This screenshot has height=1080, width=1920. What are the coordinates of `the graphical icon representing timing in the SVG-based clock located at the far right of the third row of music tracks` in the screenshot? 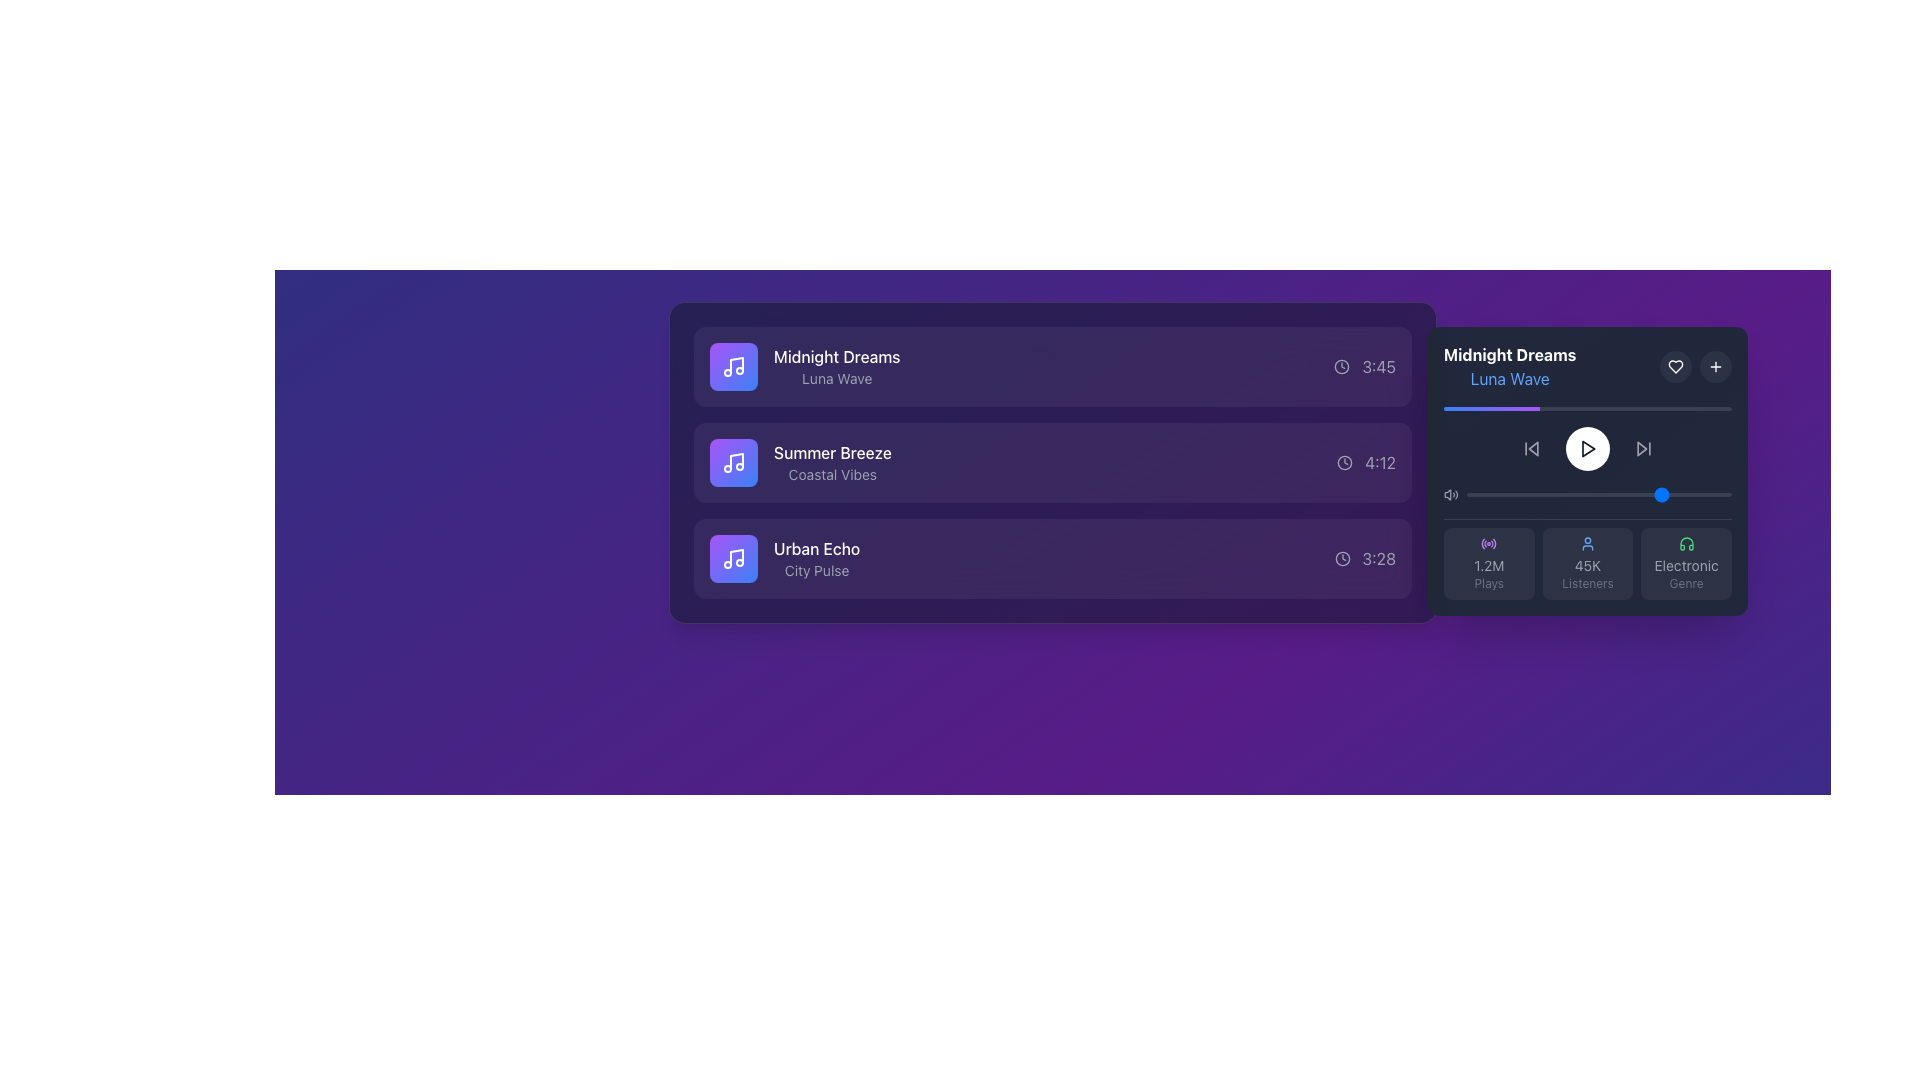 It's located at (1342, 559).